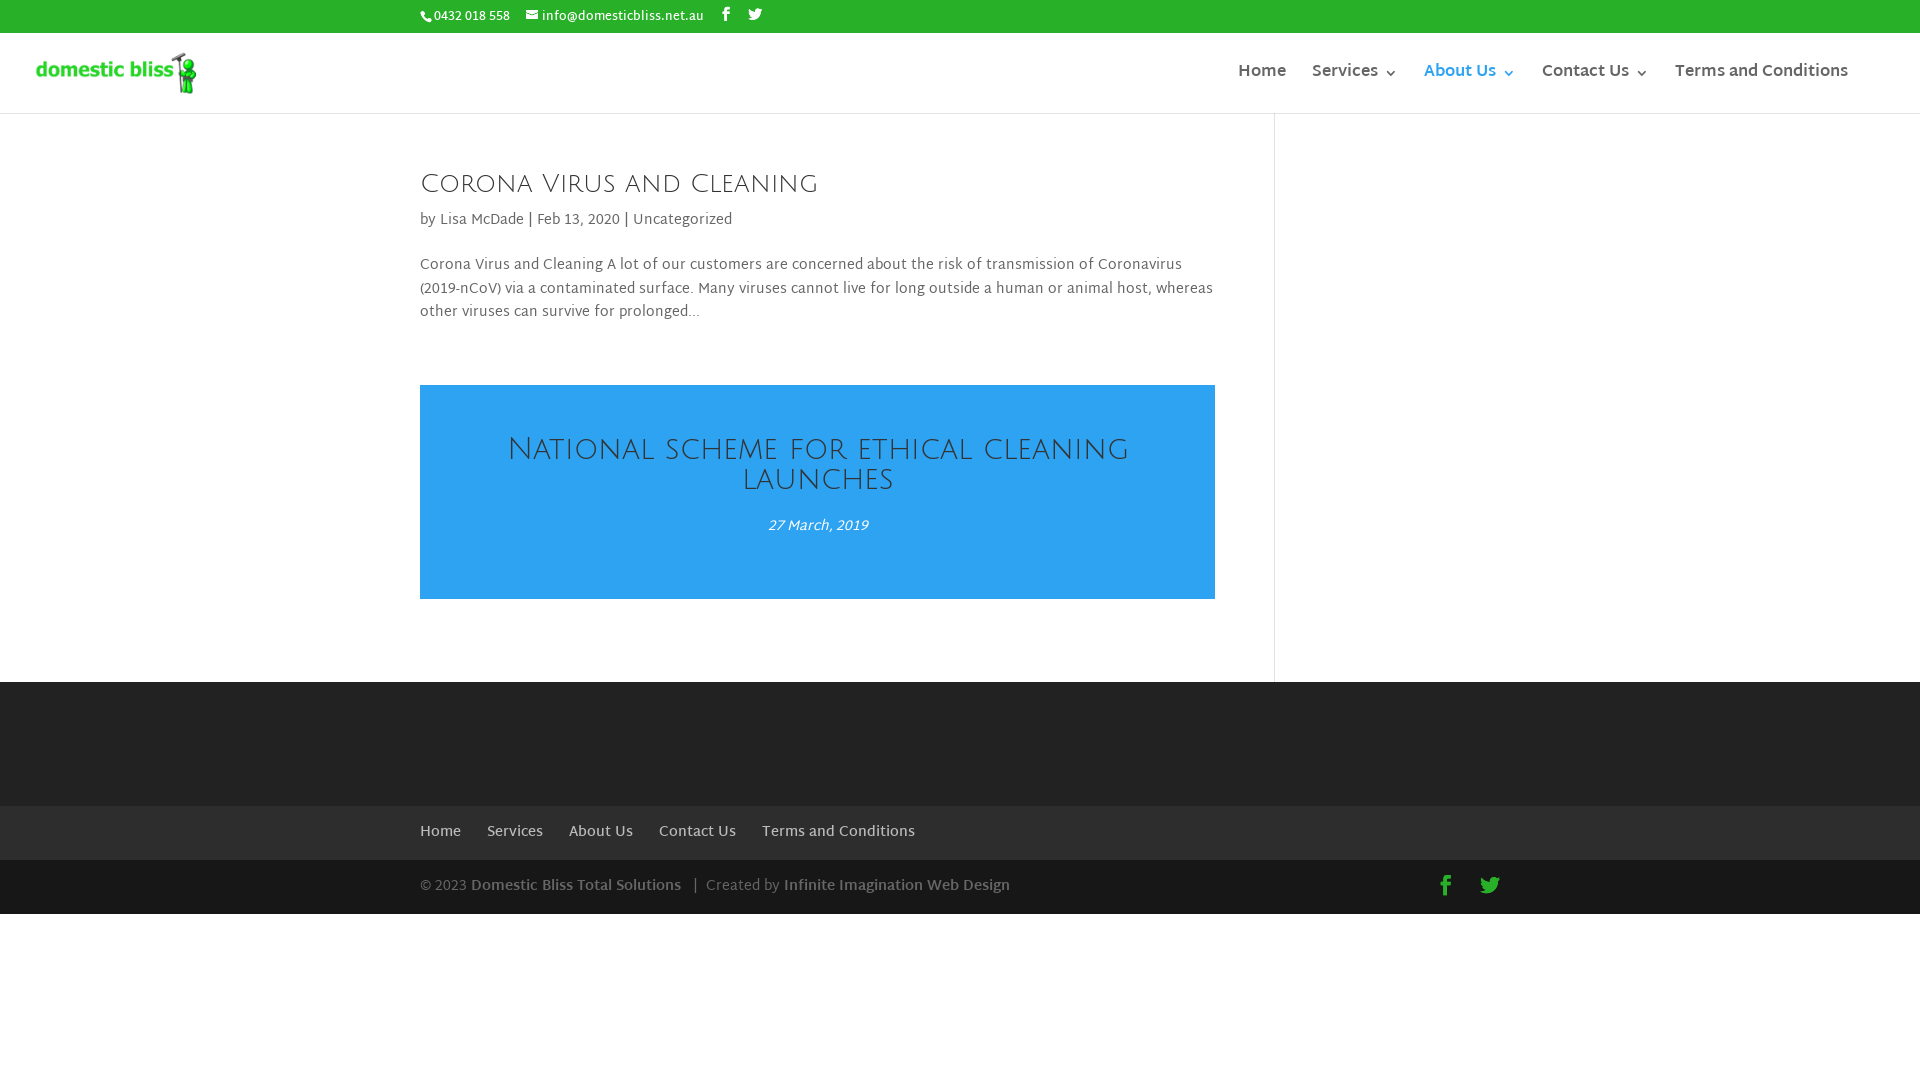 The width and height of the screenshot is (1920, 1080). Describe the element at coordinates (697, 832) in the screenshot. I see `'Contact Us'` at that location.